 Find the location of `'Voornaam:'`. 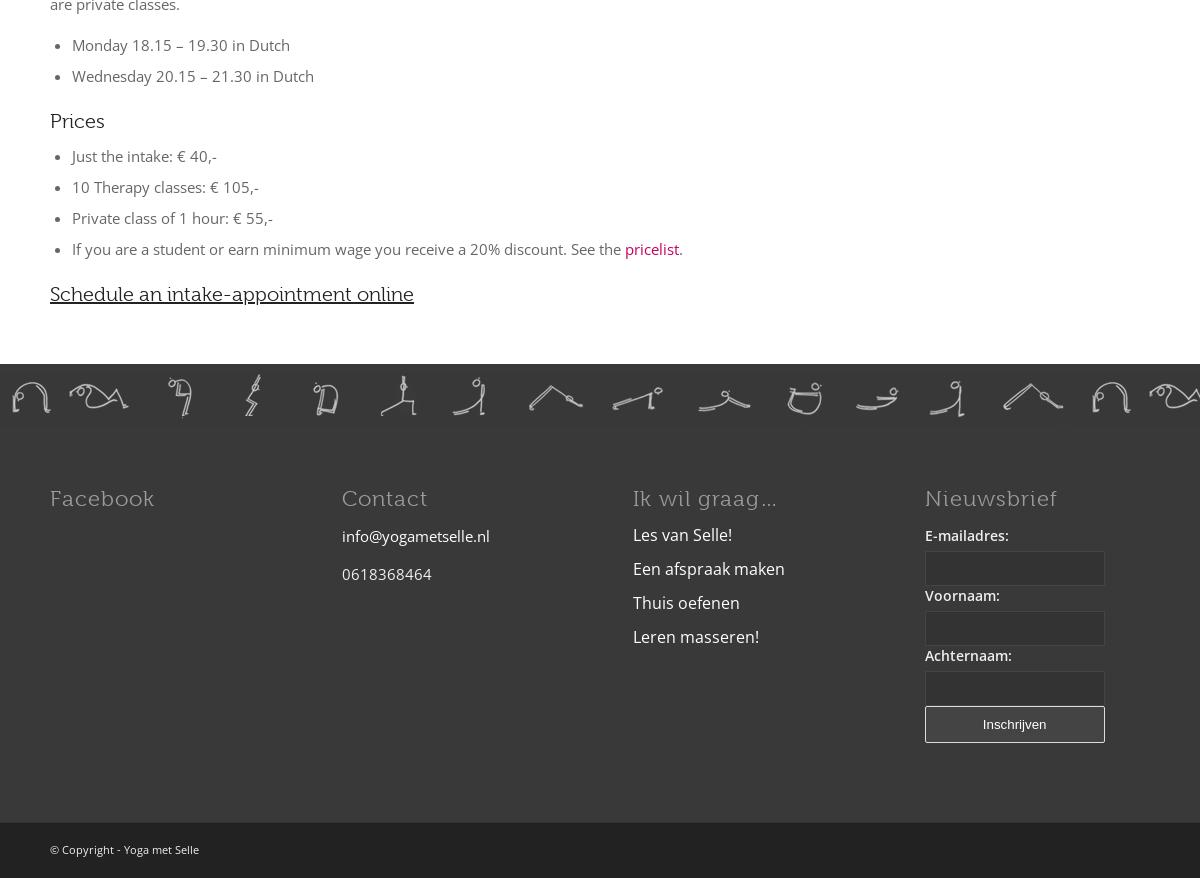

'Voornaam:' is located at coordinates (961, 595).